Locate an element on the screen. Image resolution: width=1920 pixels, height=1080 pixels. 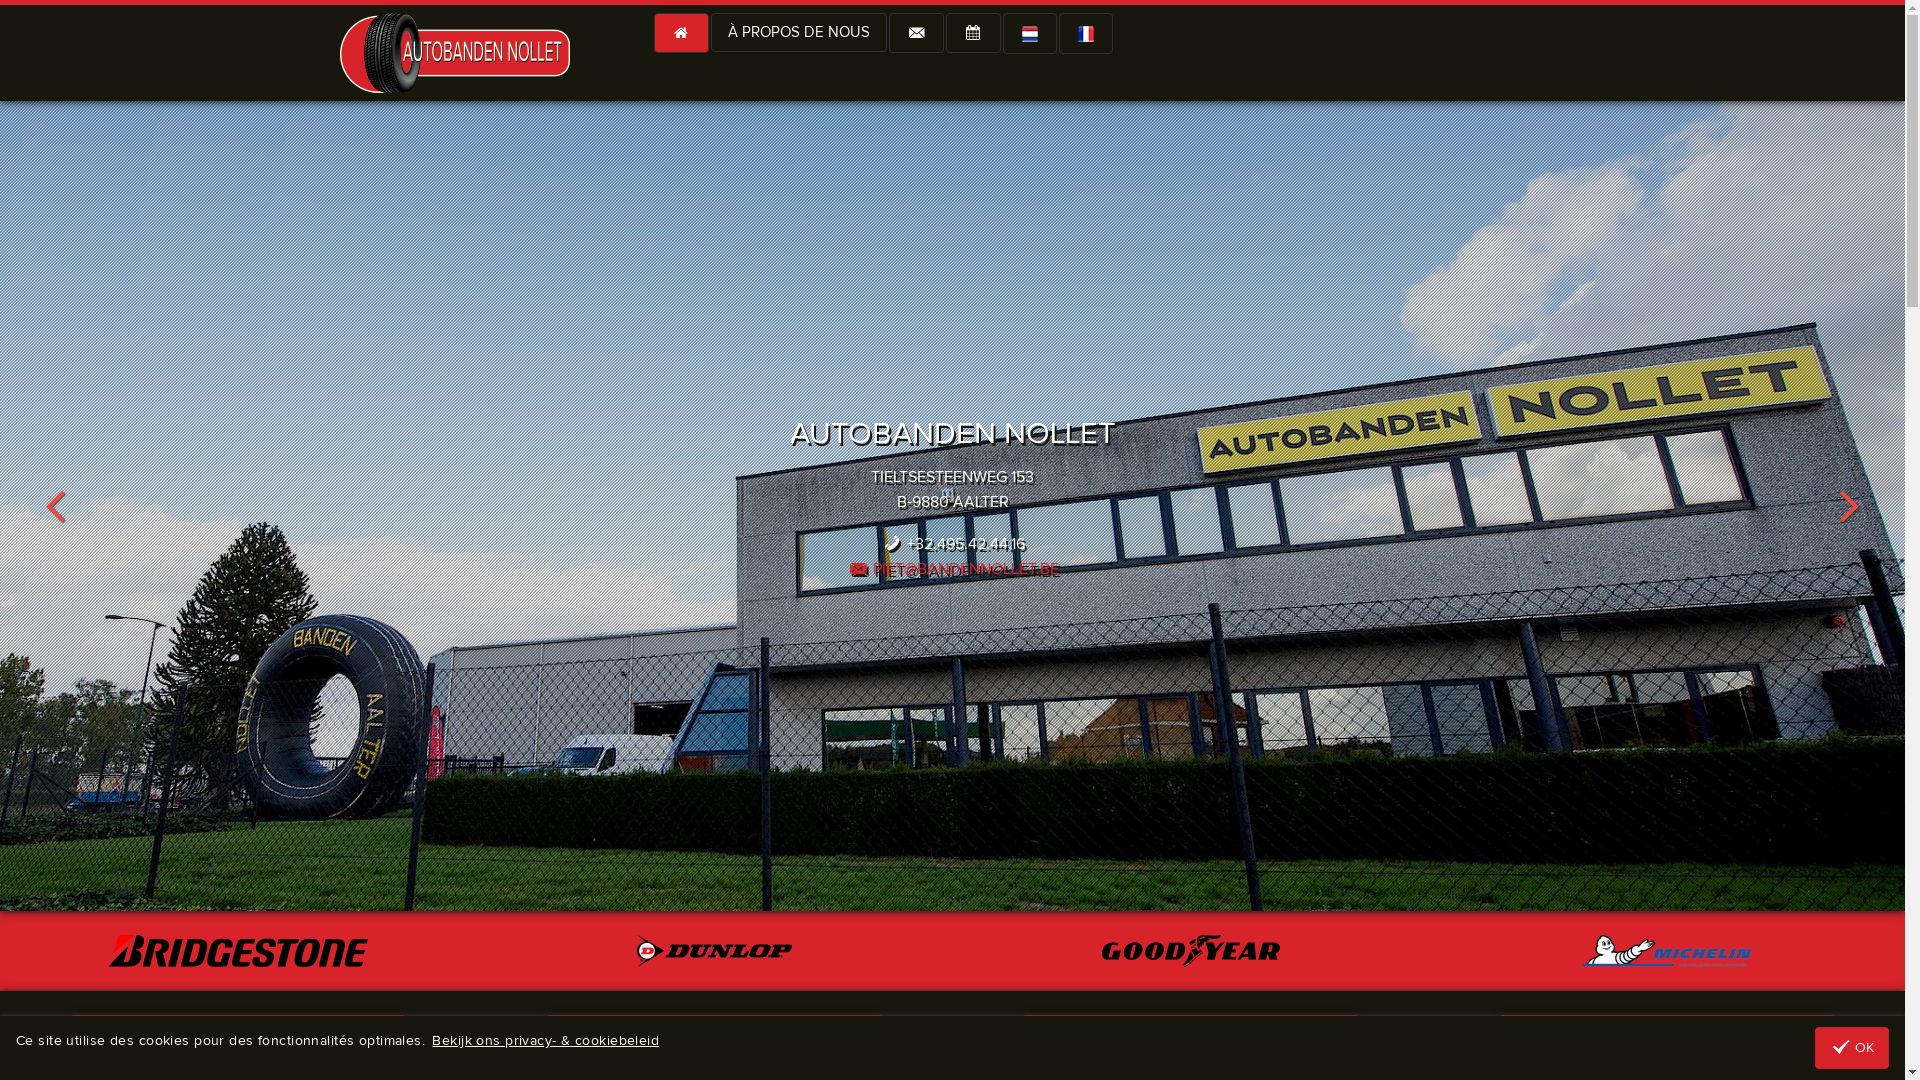
'Maak online een afspraak' is located at coordinates (973, 33).